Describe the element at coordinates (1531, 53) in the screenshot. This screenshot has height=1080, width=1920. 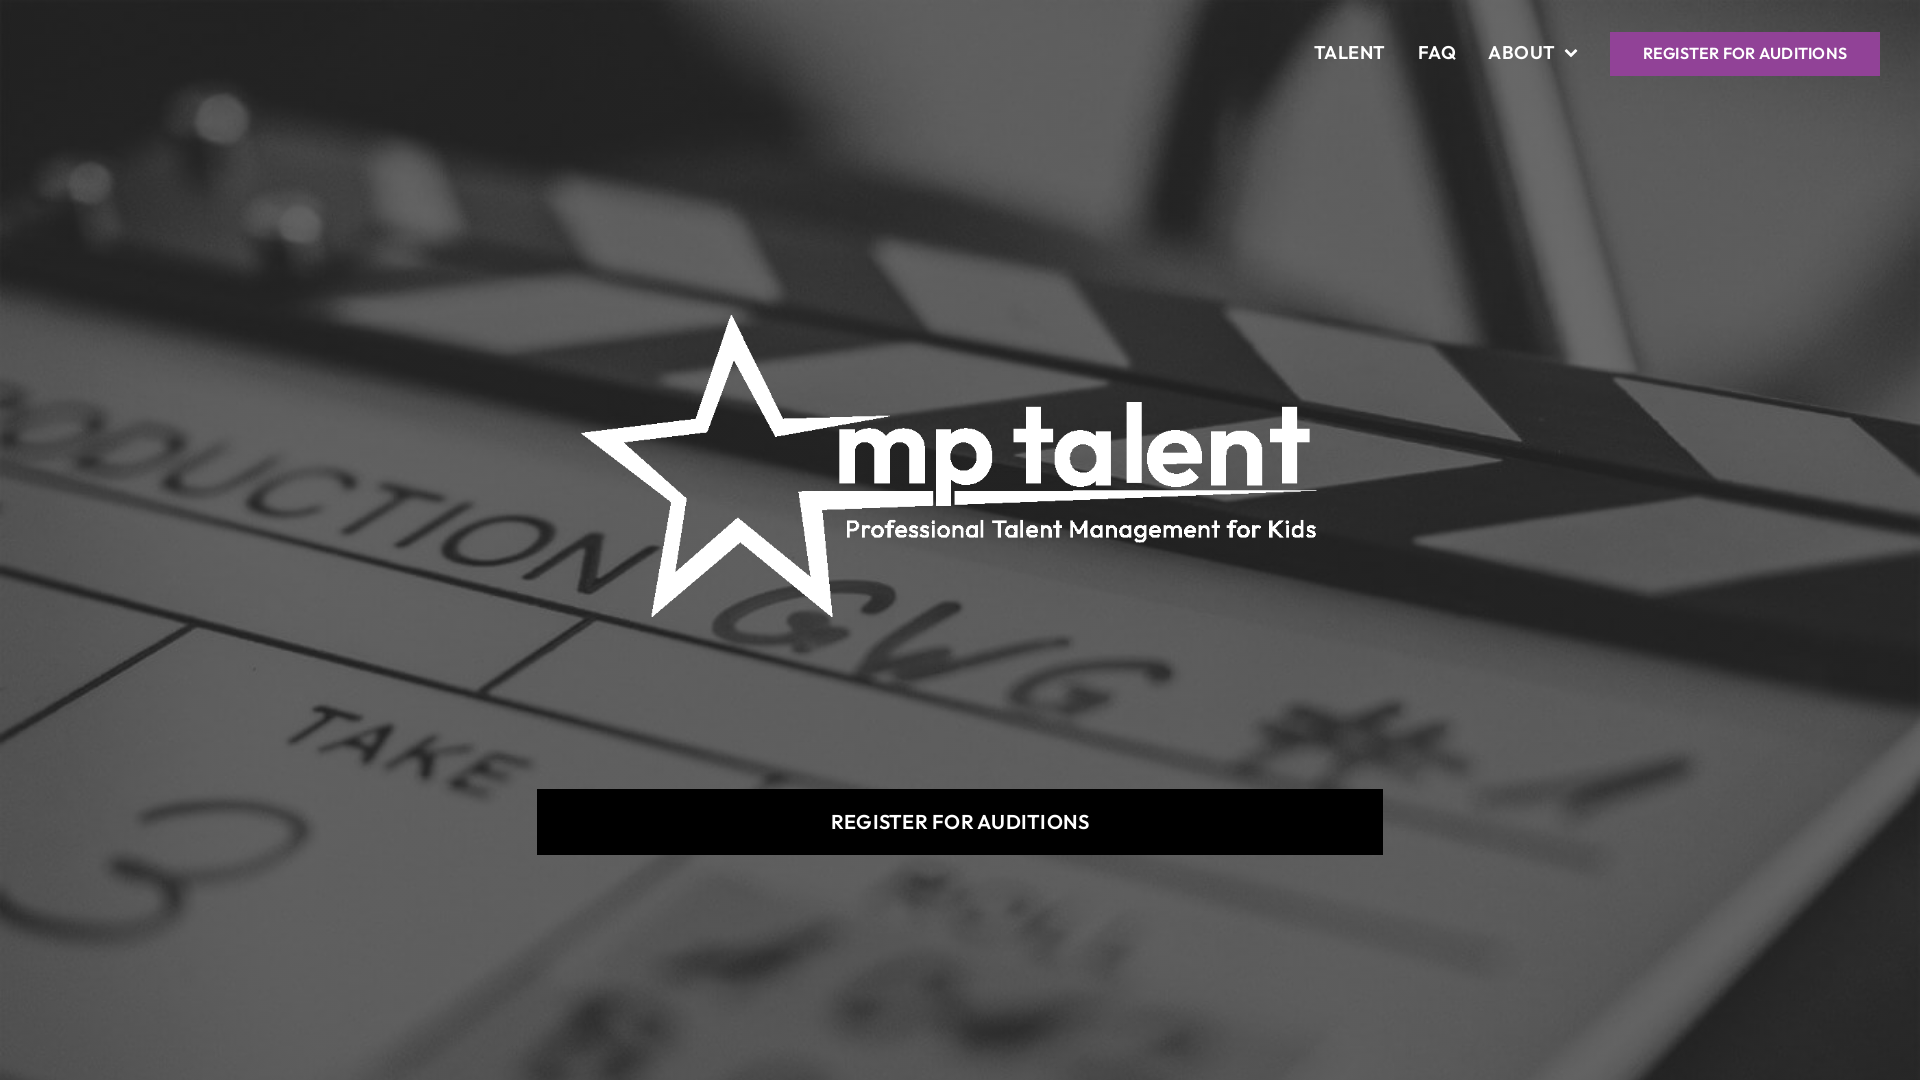
I see `'ABOUT'` at that location.